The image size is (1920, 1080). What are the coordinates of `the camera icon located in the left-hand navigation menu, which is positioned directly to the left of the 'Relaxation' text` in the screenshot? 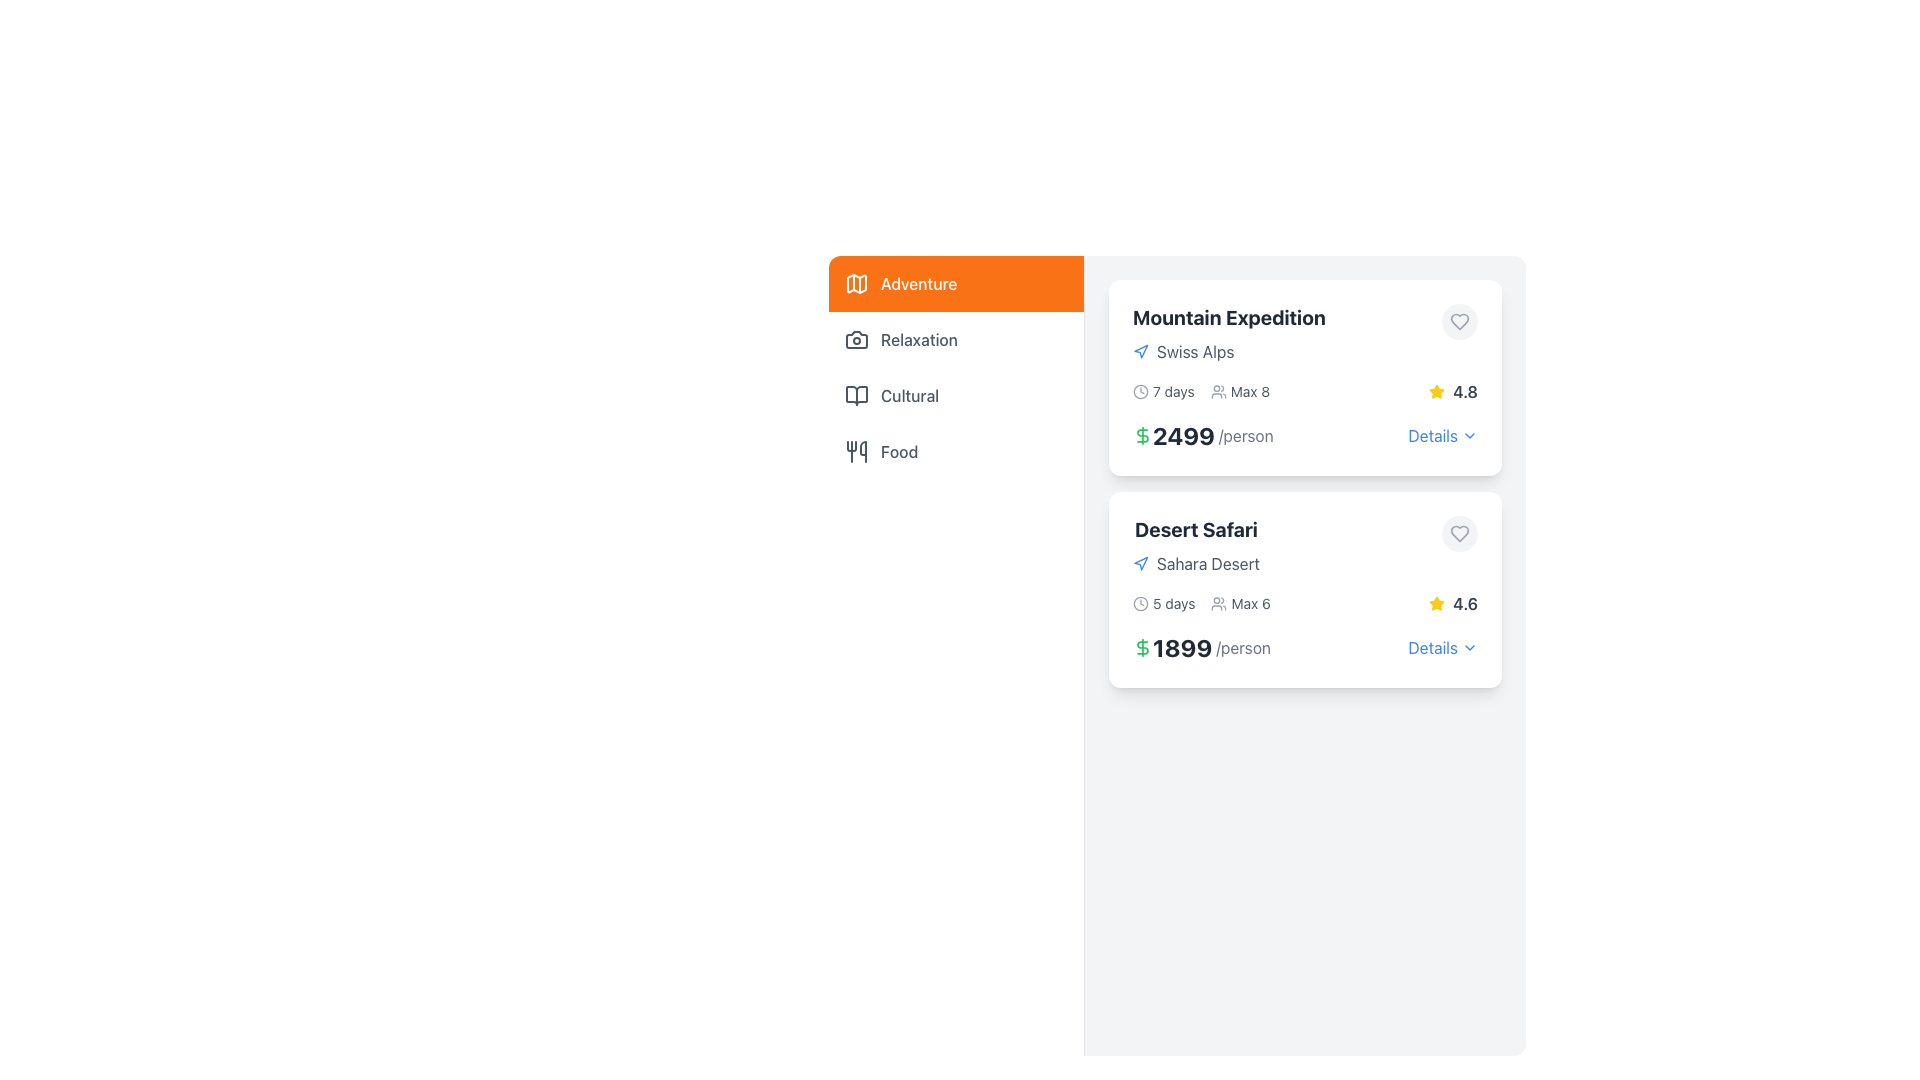 It's located at (857, 338).